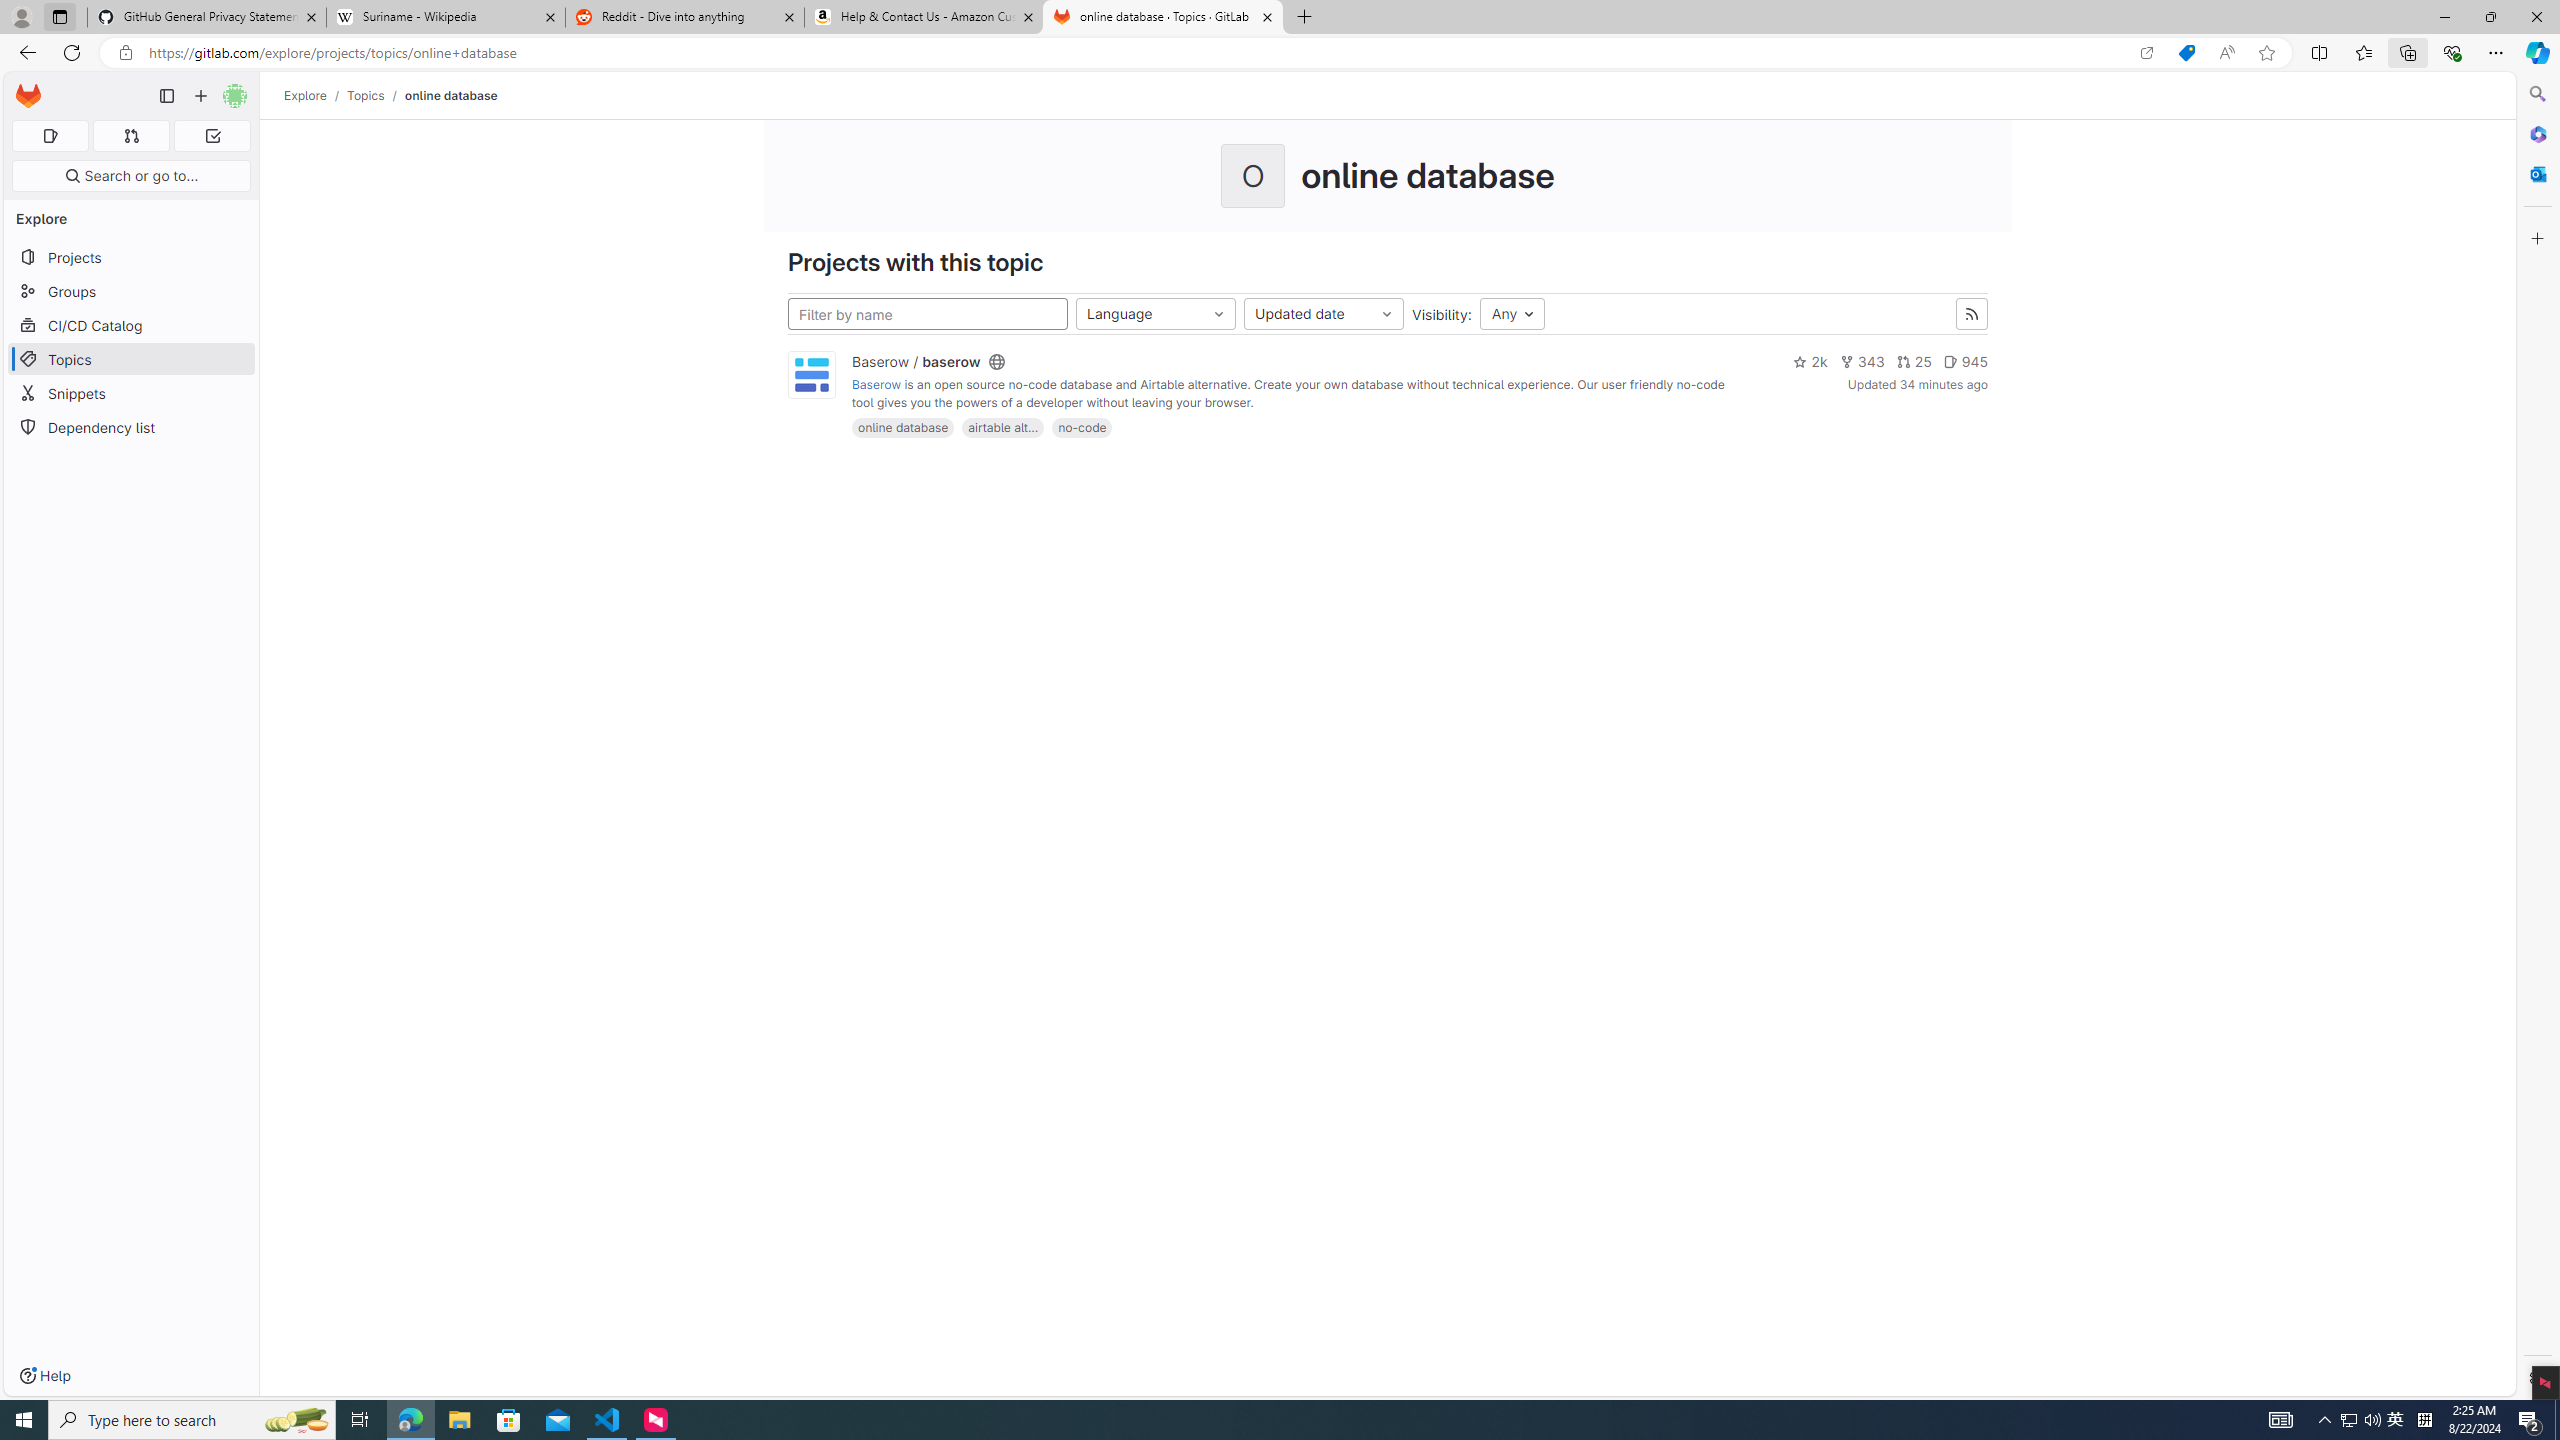 The image size is (2560, 1440). What do you see at coordinates (1949, 360) in the screenshot?
I see `'Class: s14 gl-mr-2'` at bounding box center [1949, 360].